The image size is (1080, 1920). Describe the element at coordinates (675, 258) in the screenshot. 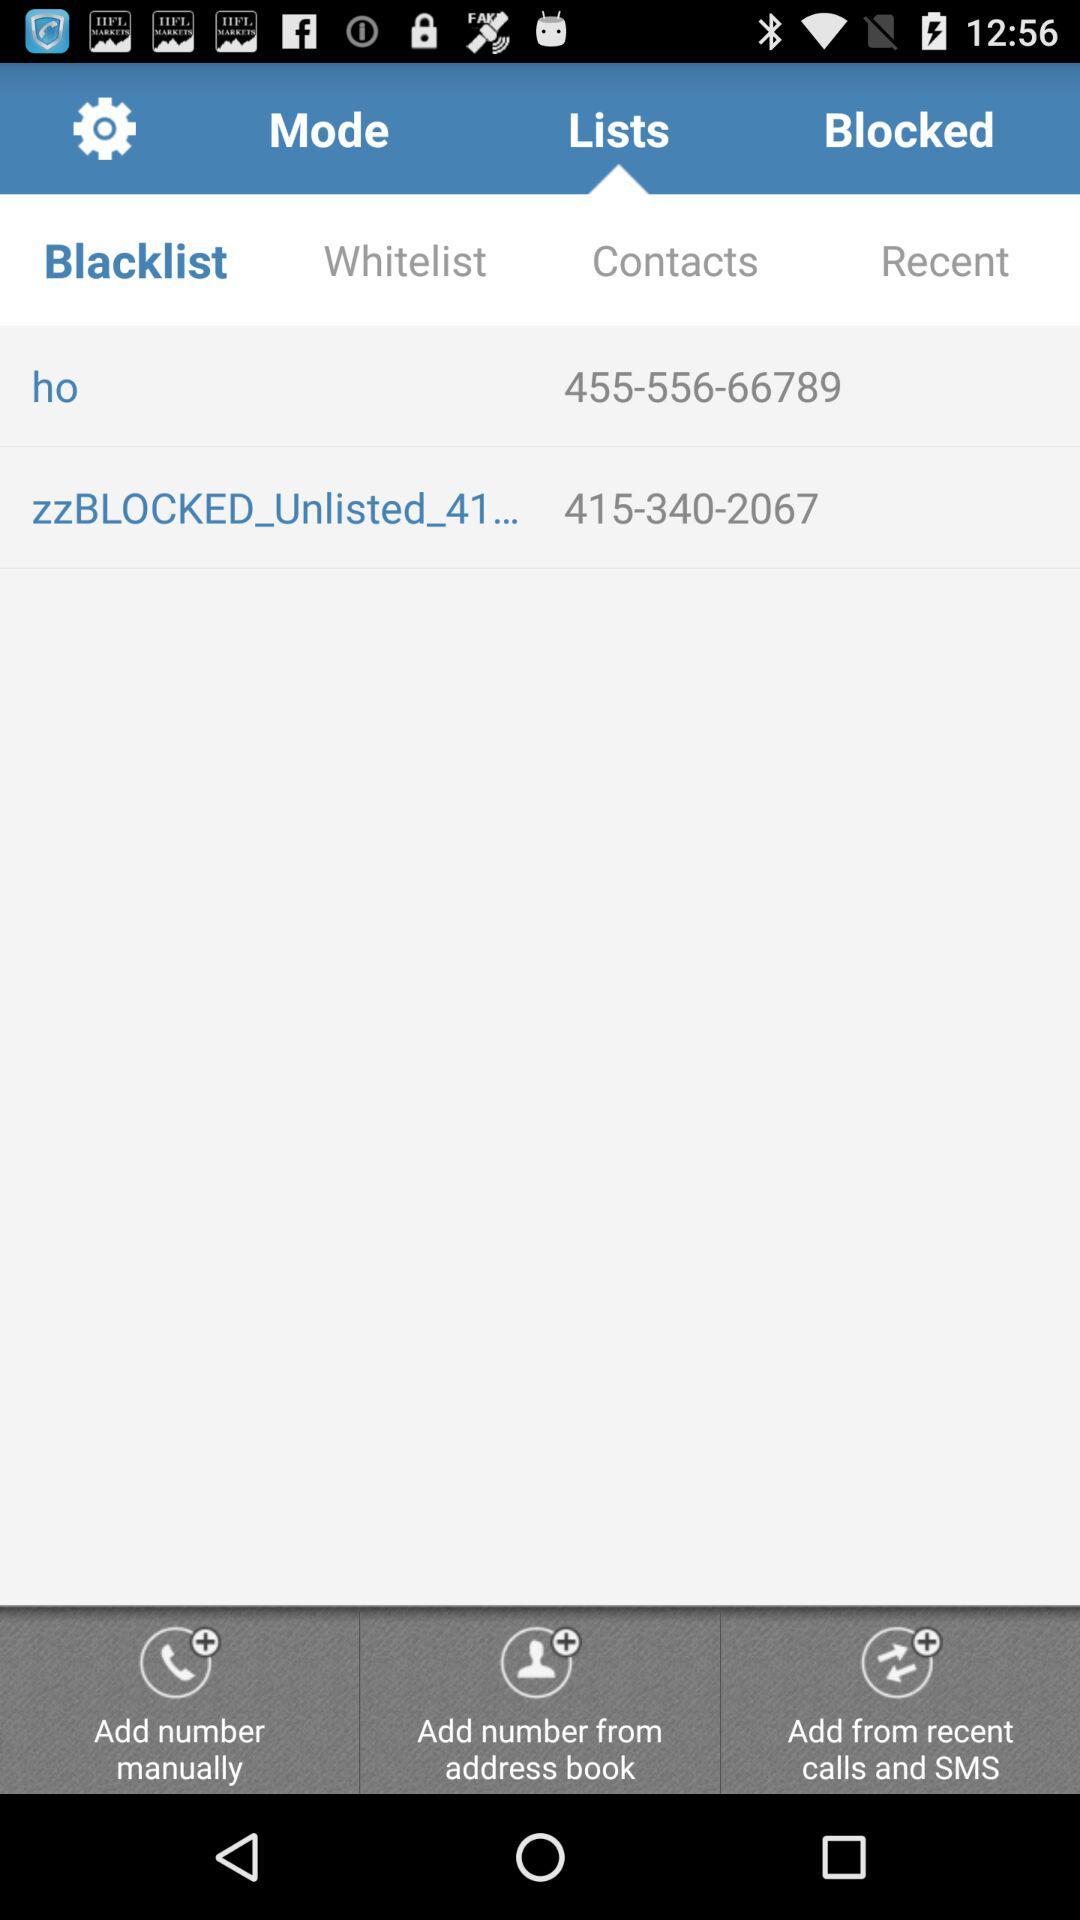

I see `item next to the whitelist` at that location.